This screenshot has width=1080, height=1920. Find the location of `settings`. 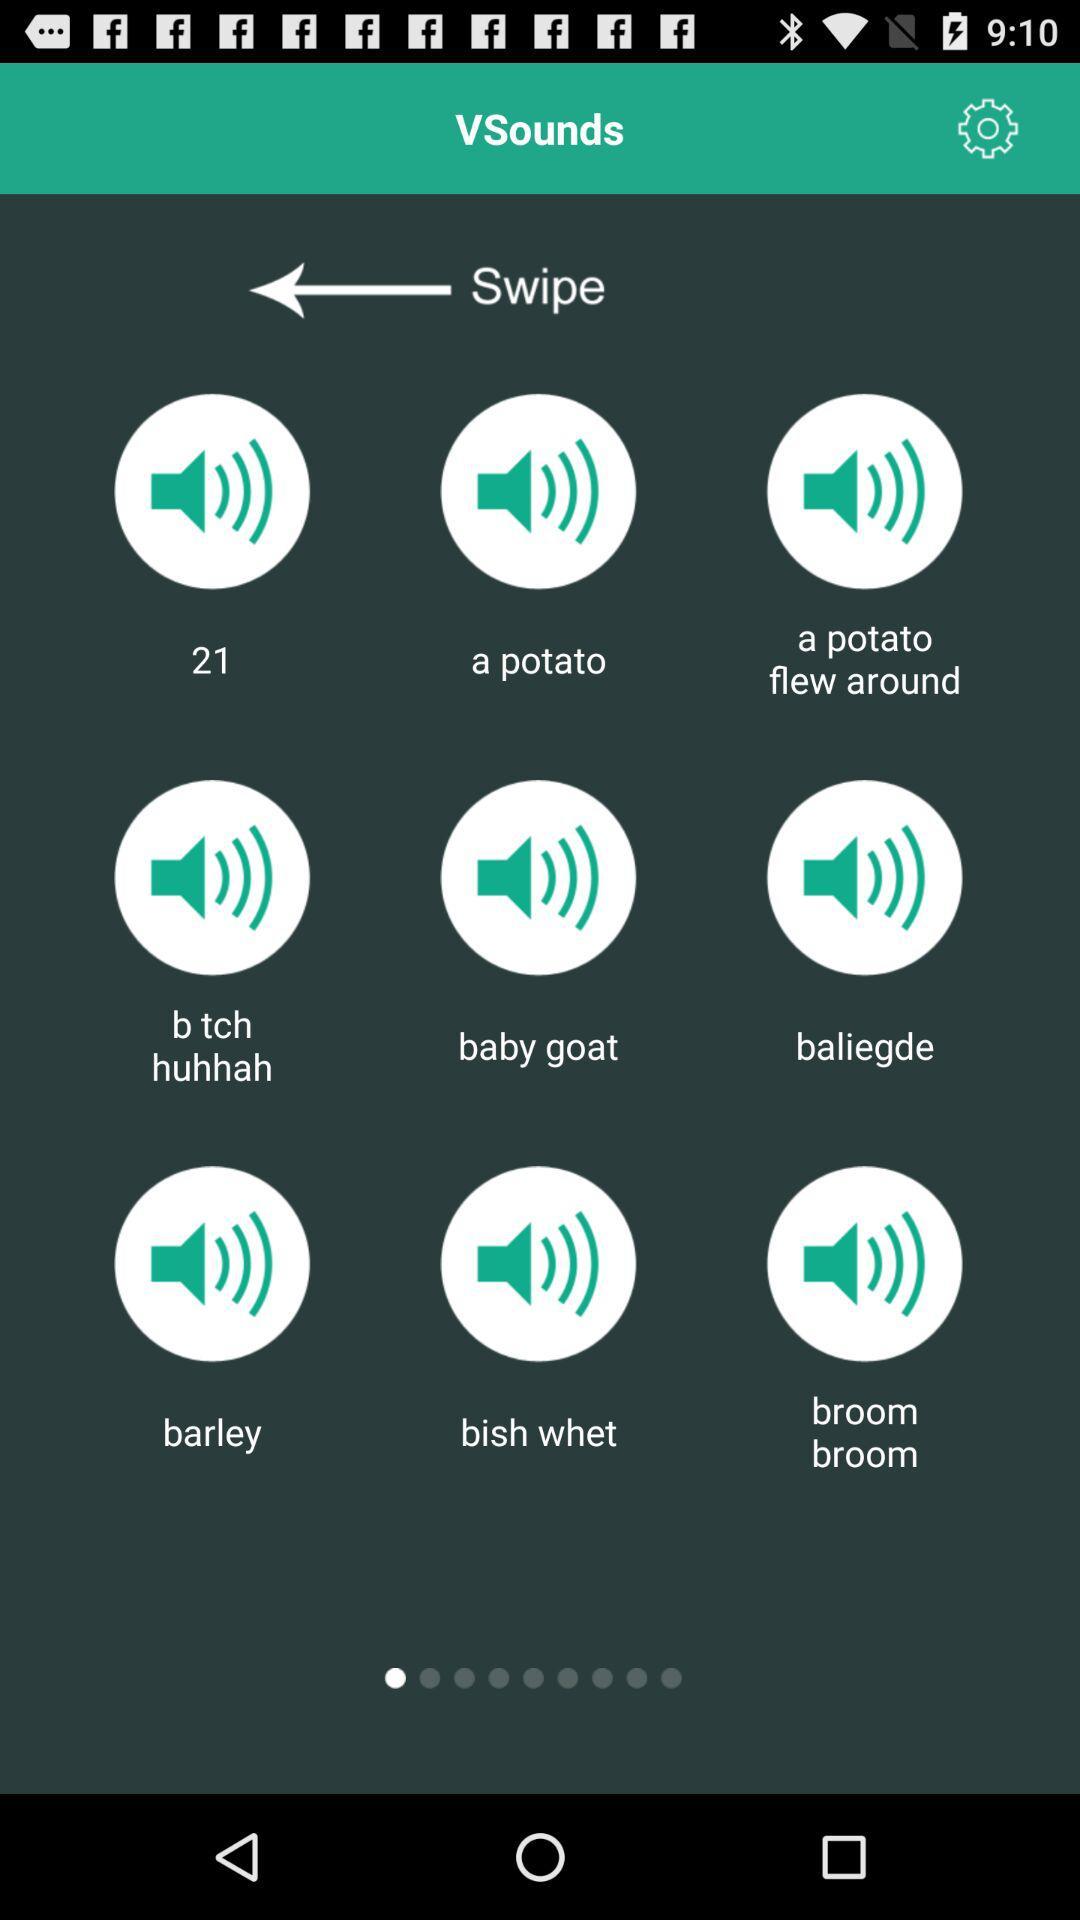

settings is located at coordinates (987, 127).